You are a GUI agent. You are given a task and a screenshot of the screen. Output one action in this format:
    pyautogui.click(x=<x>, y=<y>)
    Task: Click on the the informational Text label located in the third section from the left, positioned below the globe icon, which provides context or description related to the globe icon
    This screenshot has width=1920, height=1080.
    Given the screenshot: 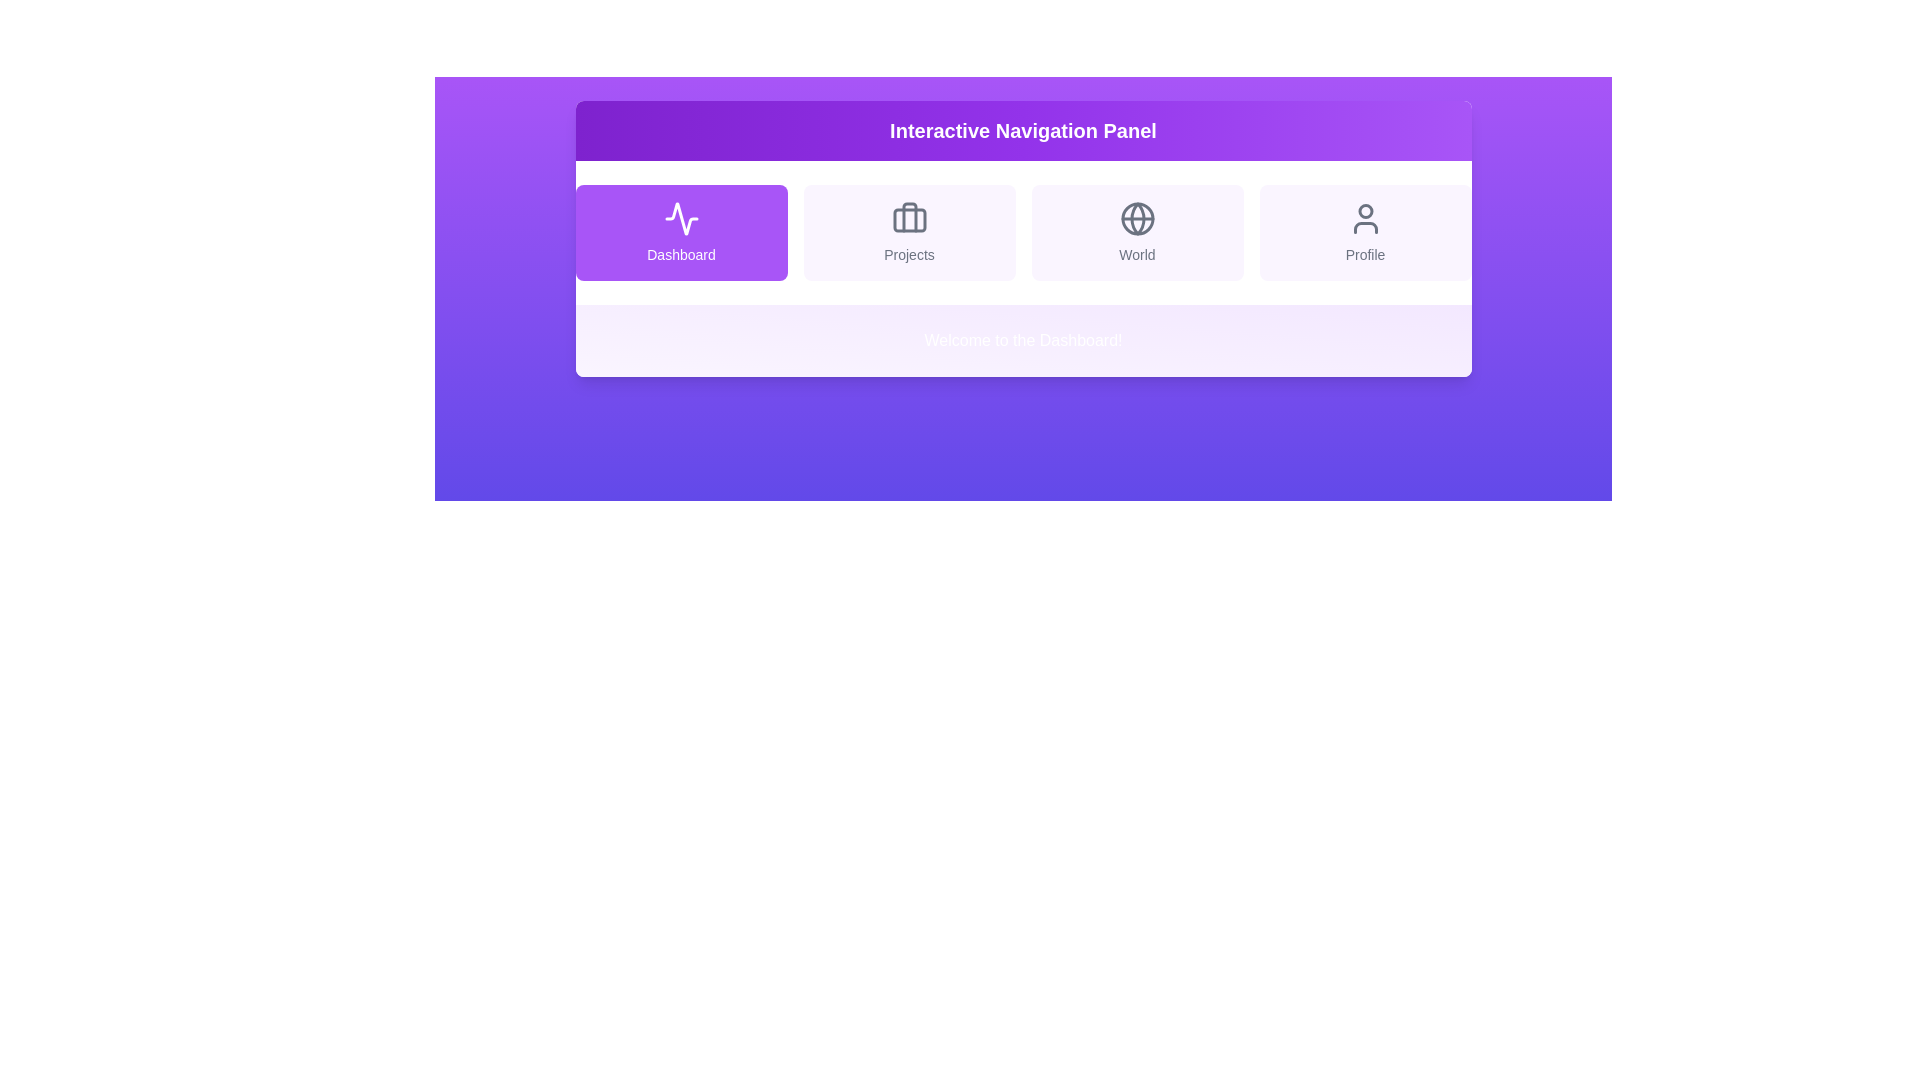 What is the action you would take?
    pyautogui.click(x=1137, y=253)
    